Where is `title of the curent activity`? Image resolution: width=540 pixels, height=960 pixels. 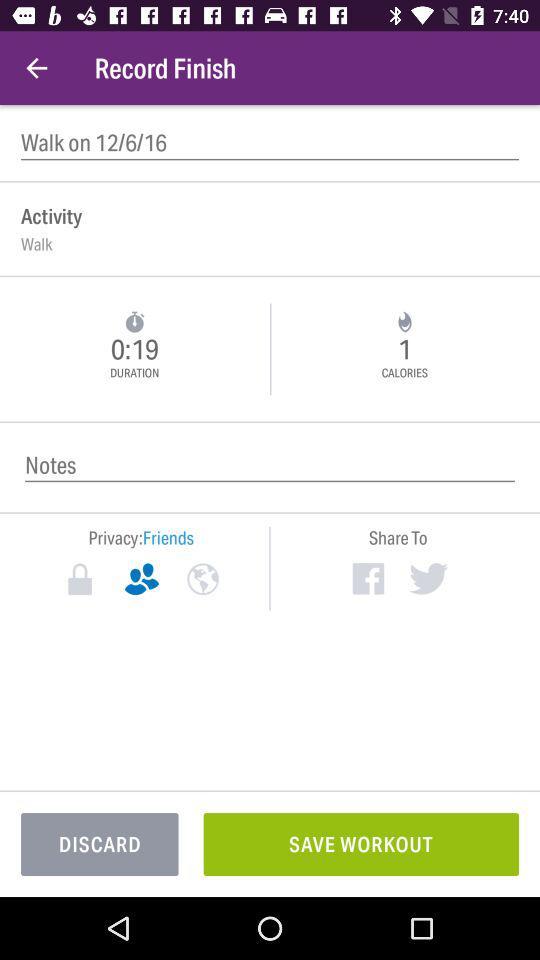
title of the curent activity is located at coordinates (270, 142).